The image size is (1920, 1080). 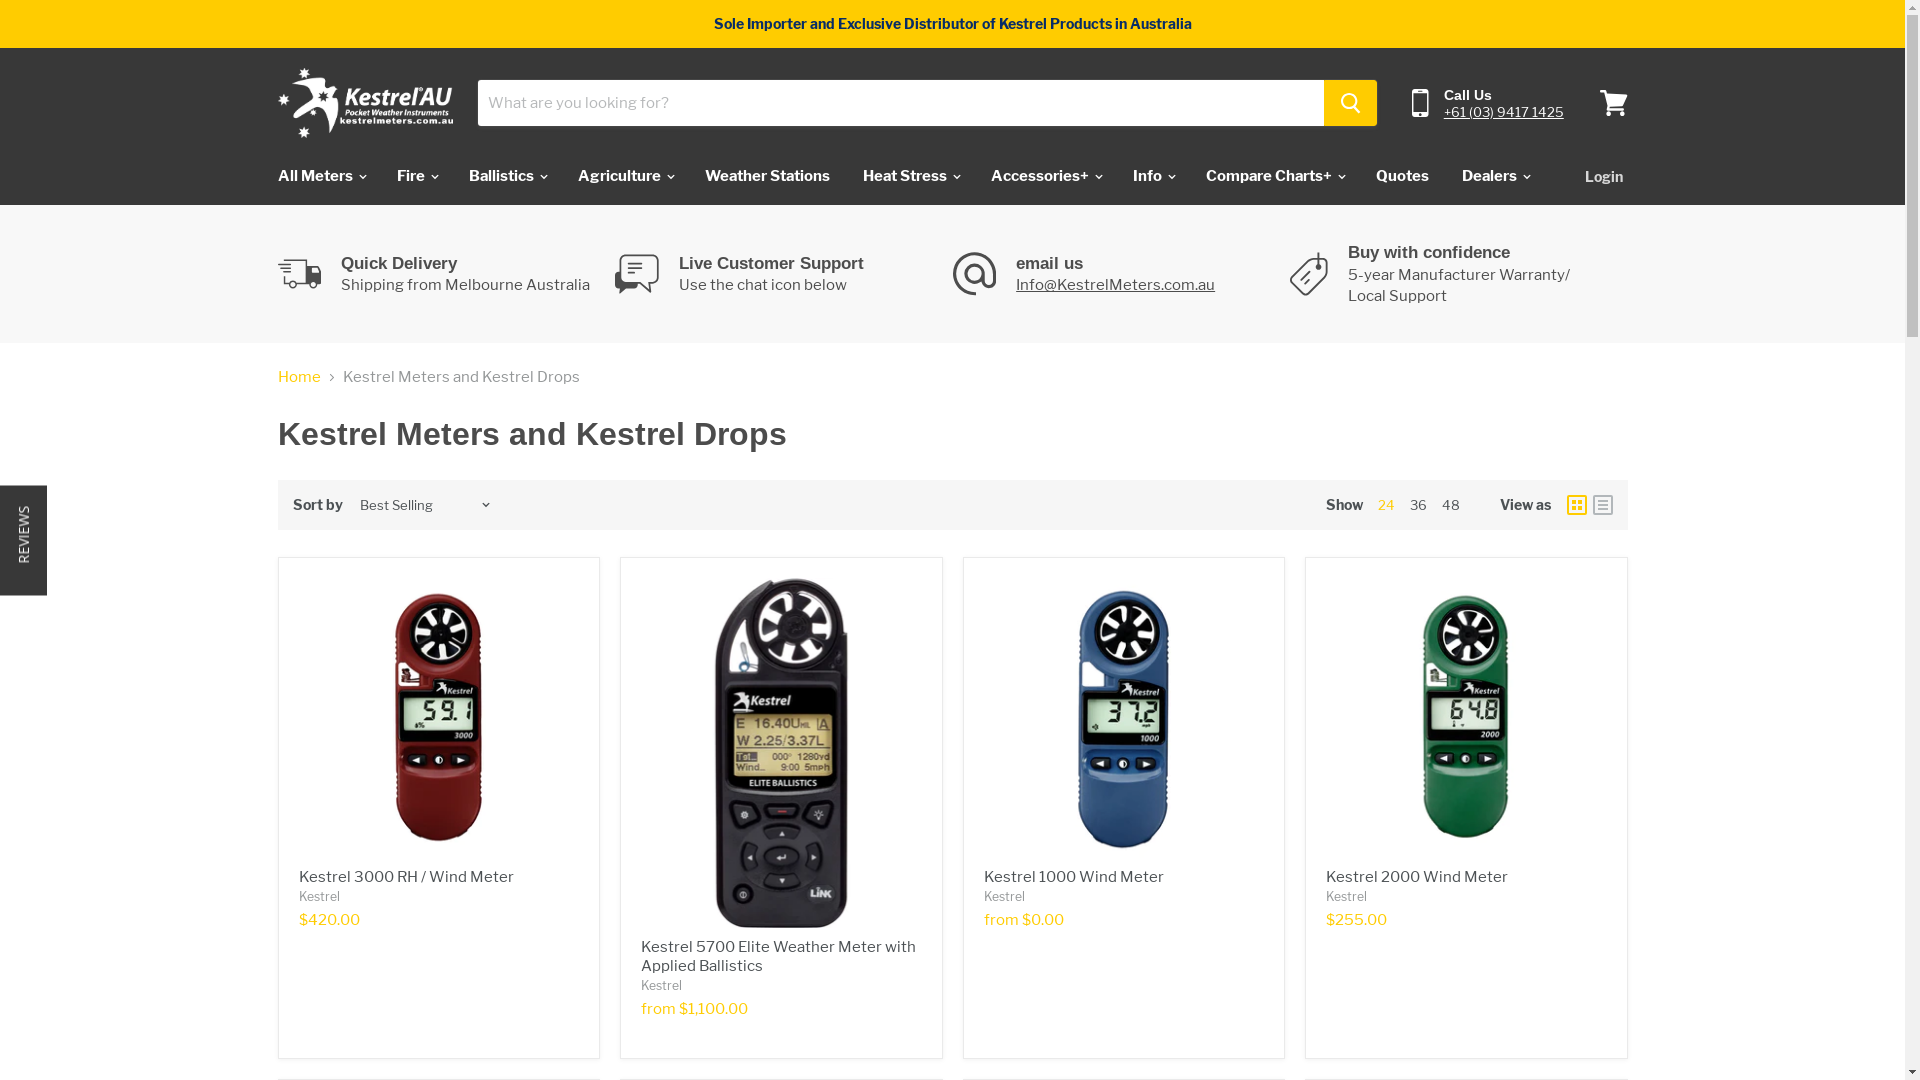 What do you see at coordinates (1415, 875) in the screenshot?
I see `'Kestrel 2000 Wind Meter'` at bounding box center [1415, 875].